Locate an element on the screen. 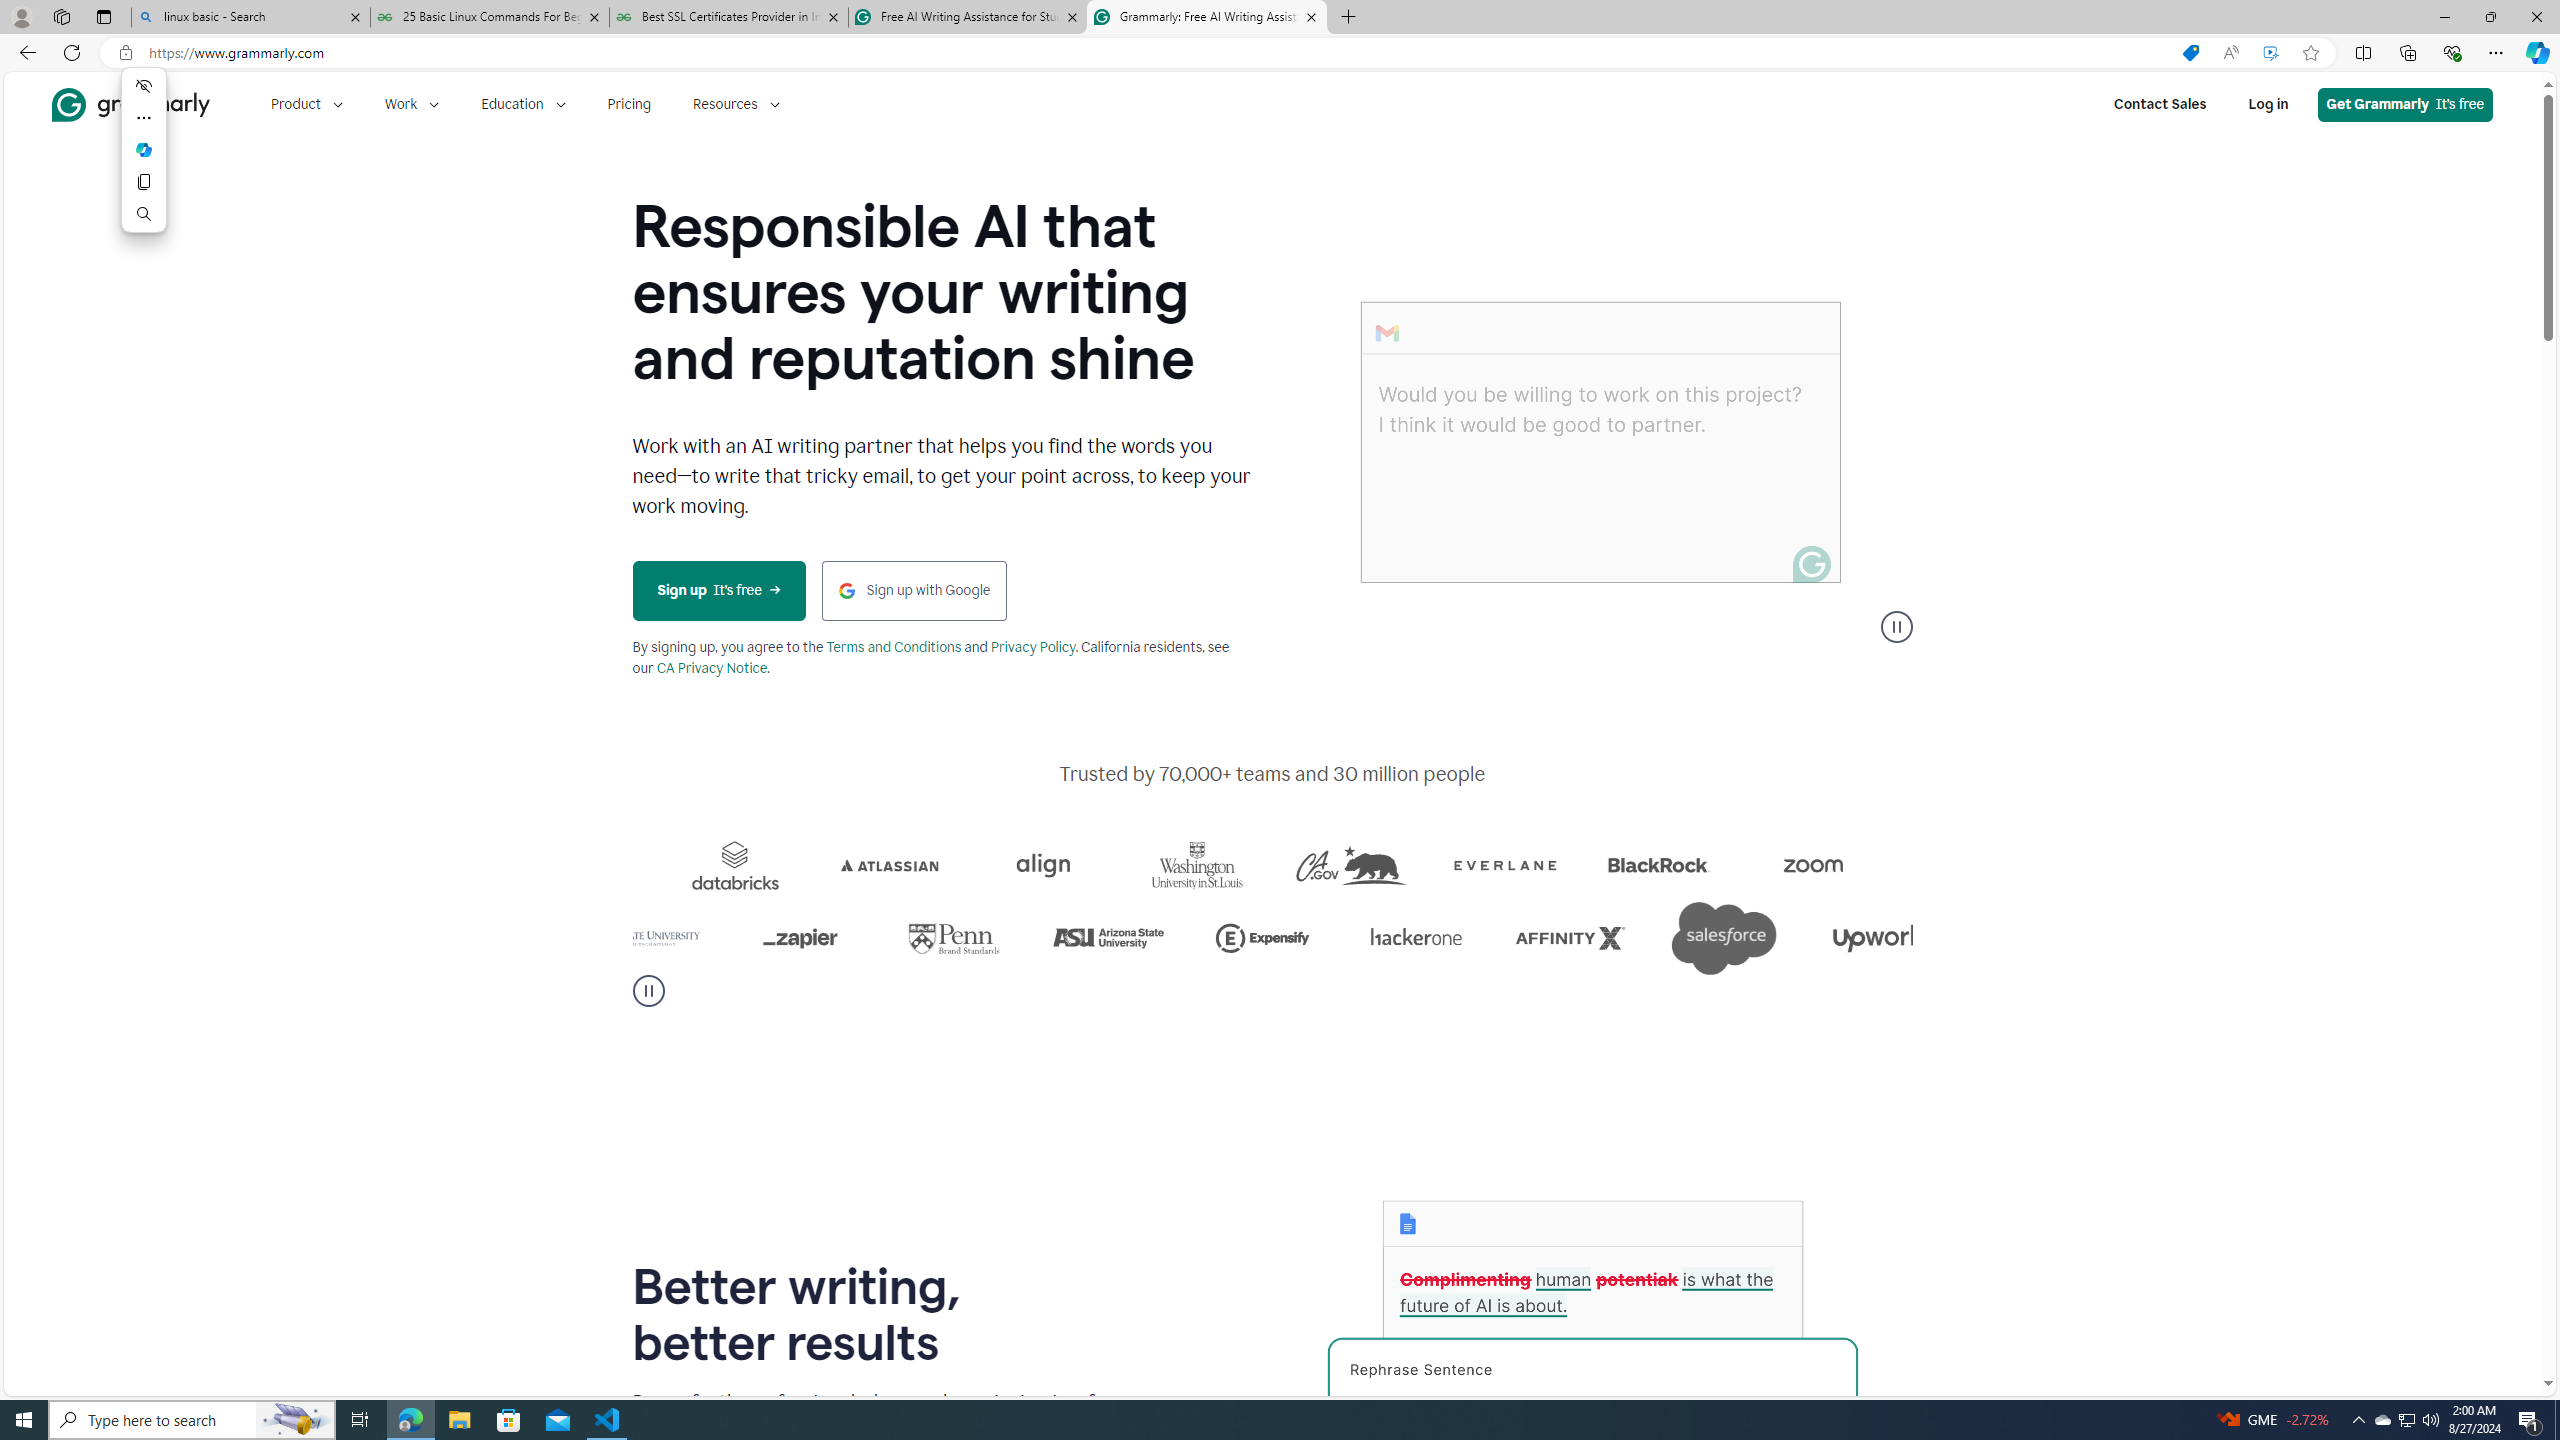 This screenshot has width=2560, height=1440. 'Product' is located at coordinates (306, 103).